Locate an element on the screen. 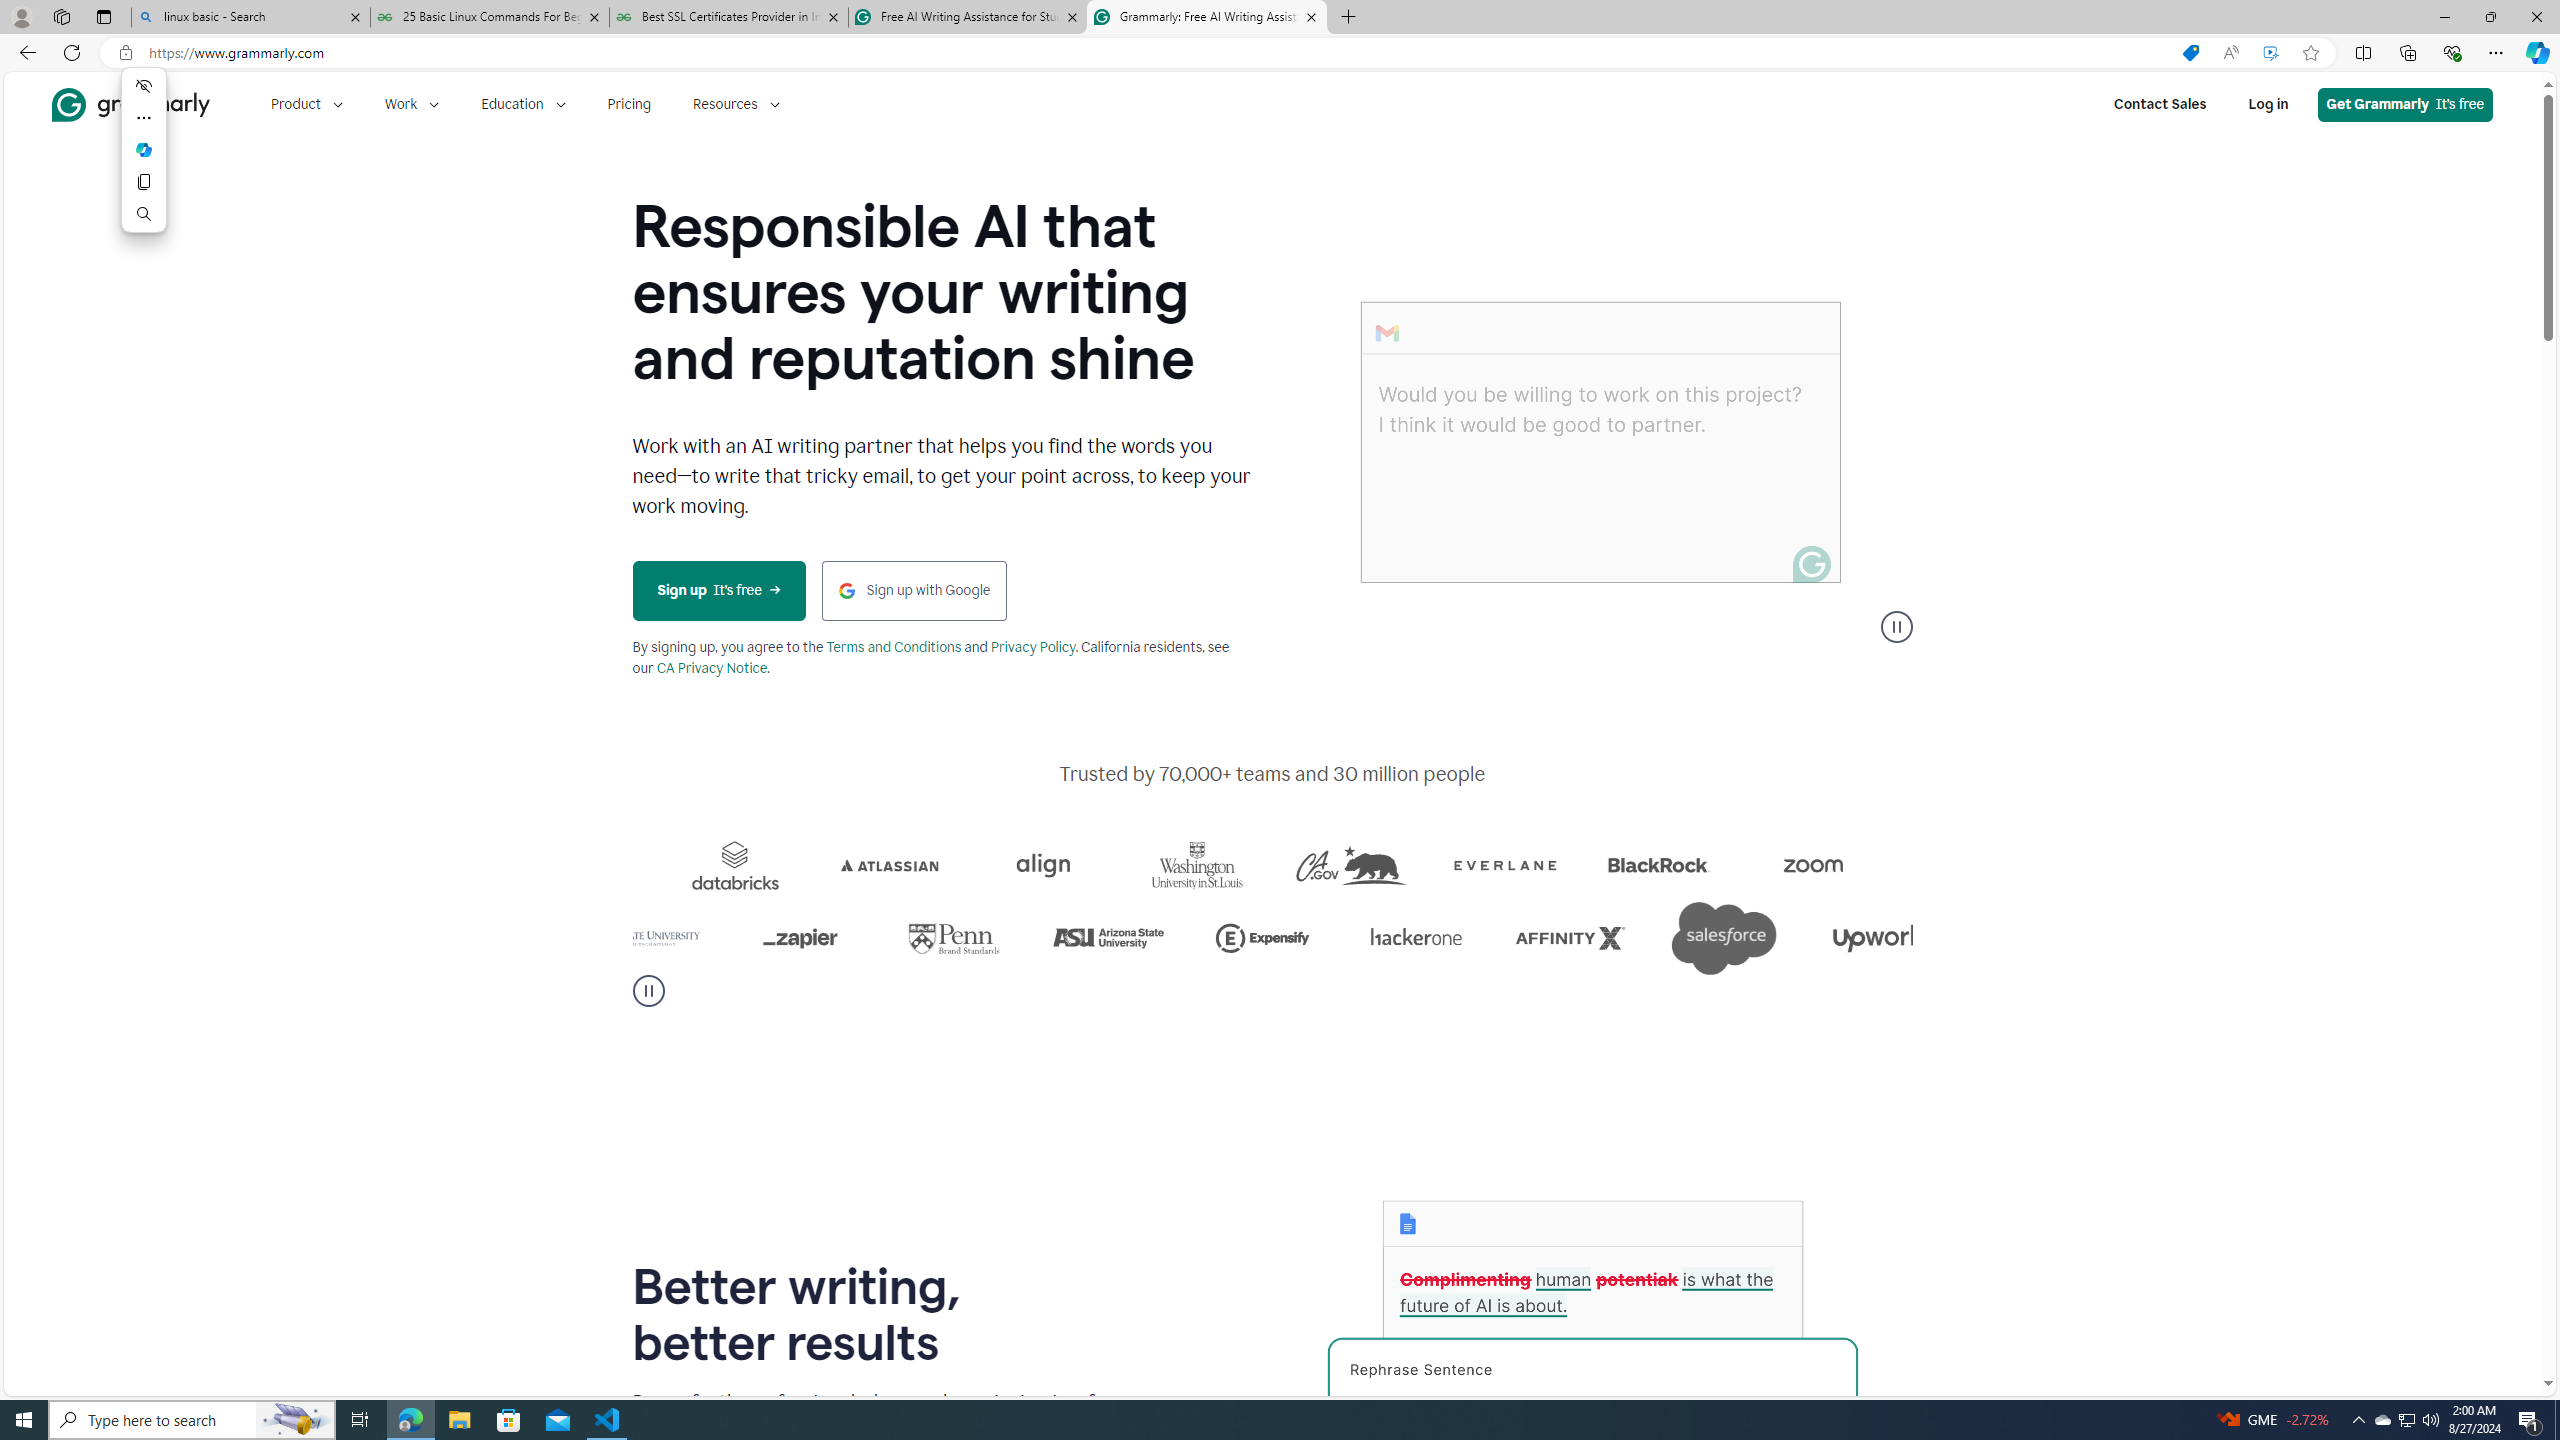 This screenshot has width=2560, height=1440. 'Product' is located at coordinates (306, 103).